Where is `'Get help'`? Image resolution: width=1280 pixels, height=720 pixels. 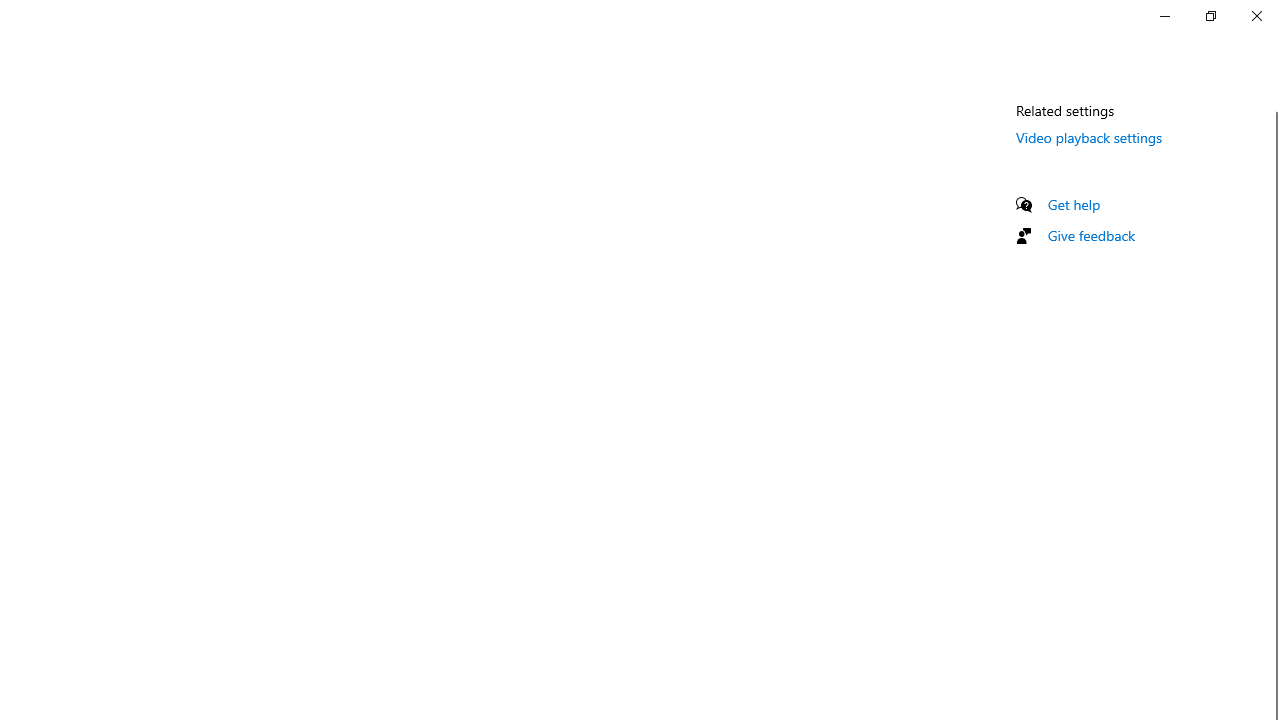
'Get help' is located at coordinates (1073, 204).